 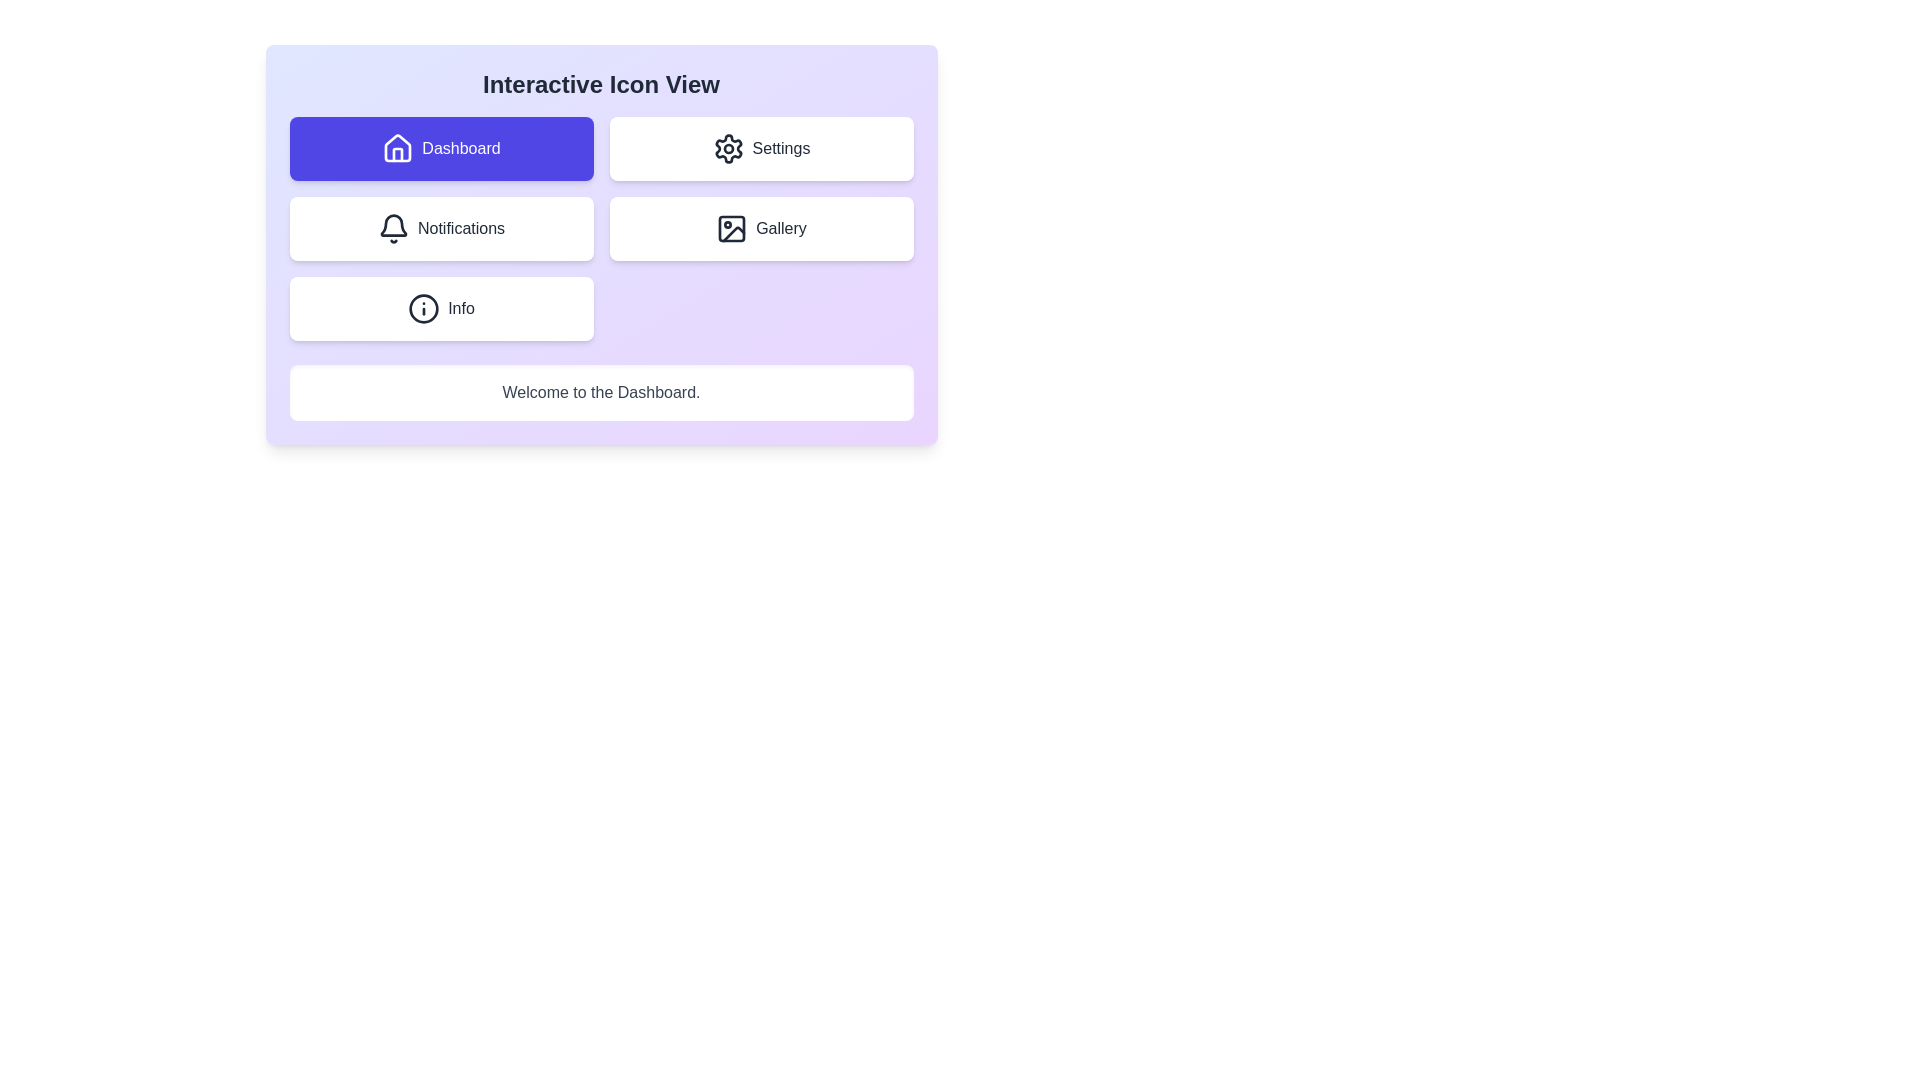 I want to click on the 'Info' icon located immediately to the left of the 'Info' text label in the third item of the interactive panel, so click(x=423, y=308).